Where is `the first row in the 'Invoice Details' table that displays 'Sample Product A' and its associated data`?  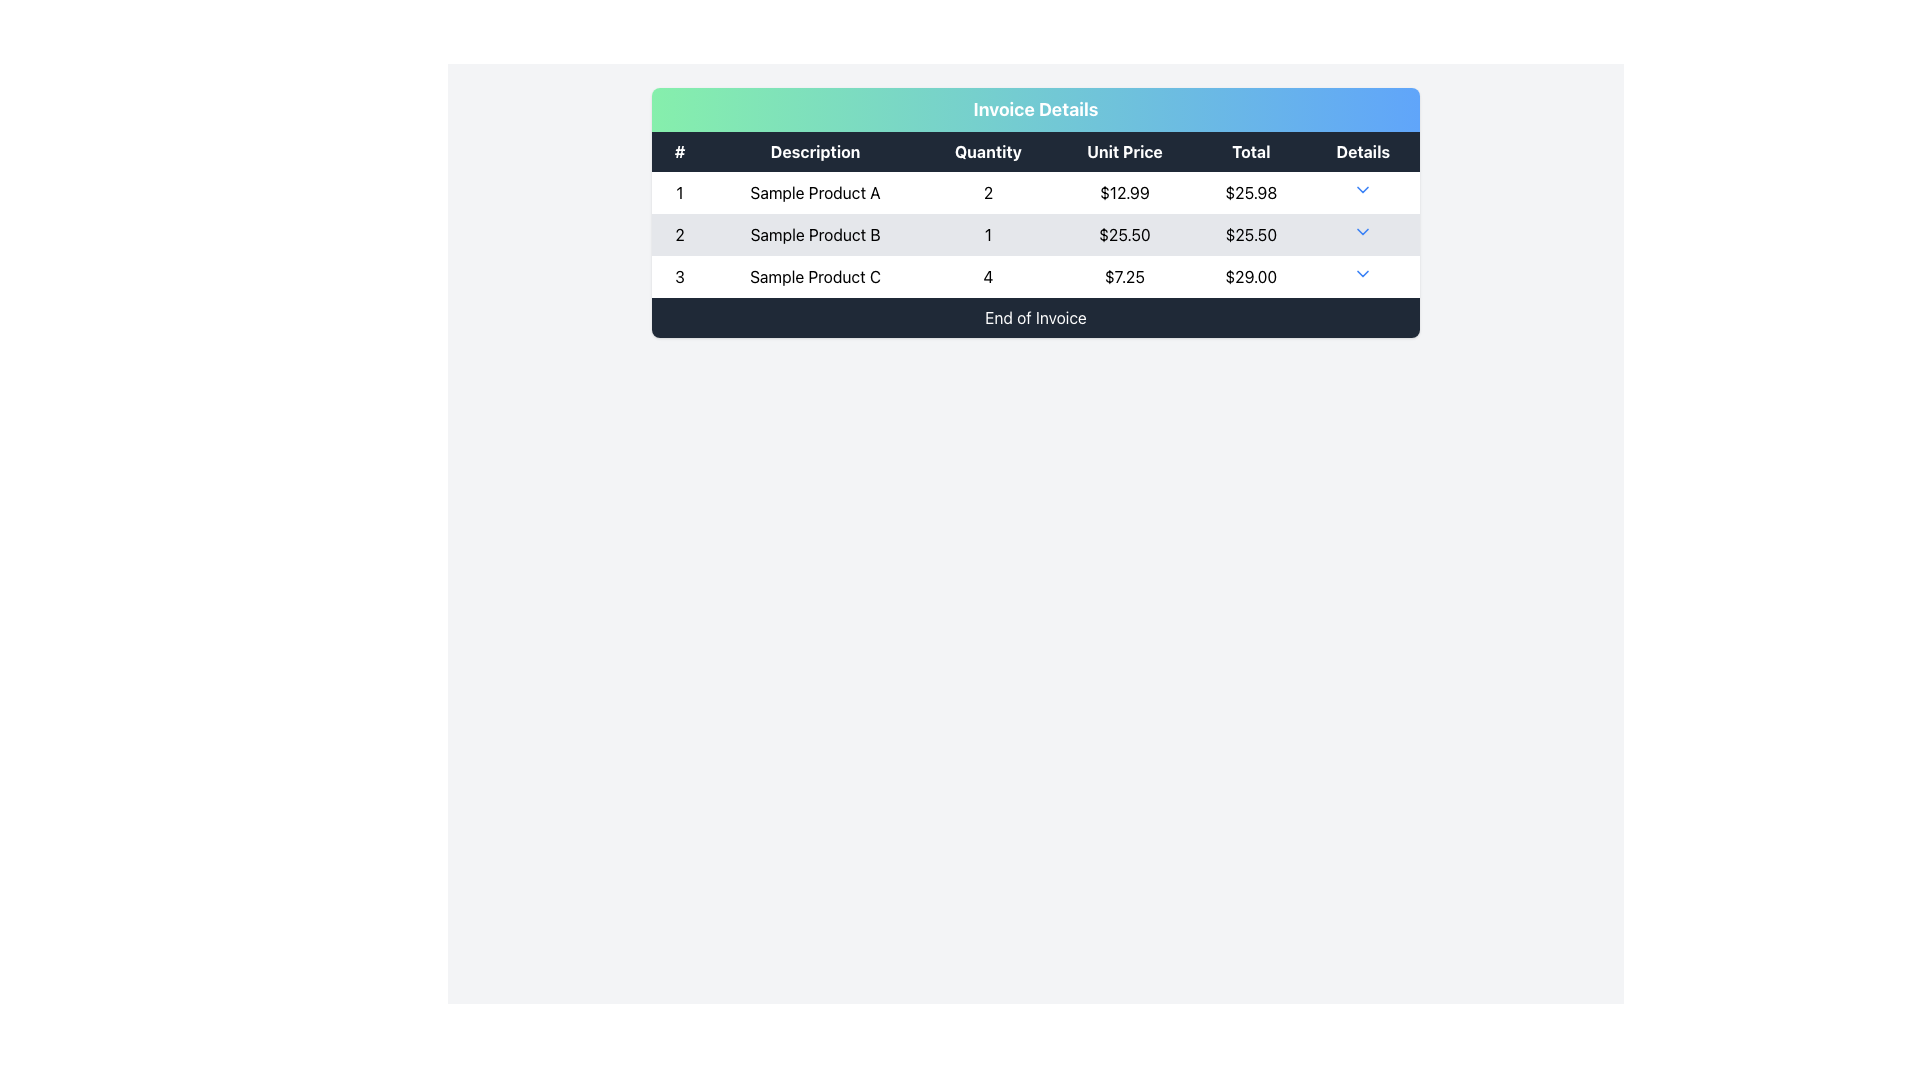 the first row in the 'Invoice Details' table that displays 'Sample Product A' and its associated data is located at coordinates (1036, 192).